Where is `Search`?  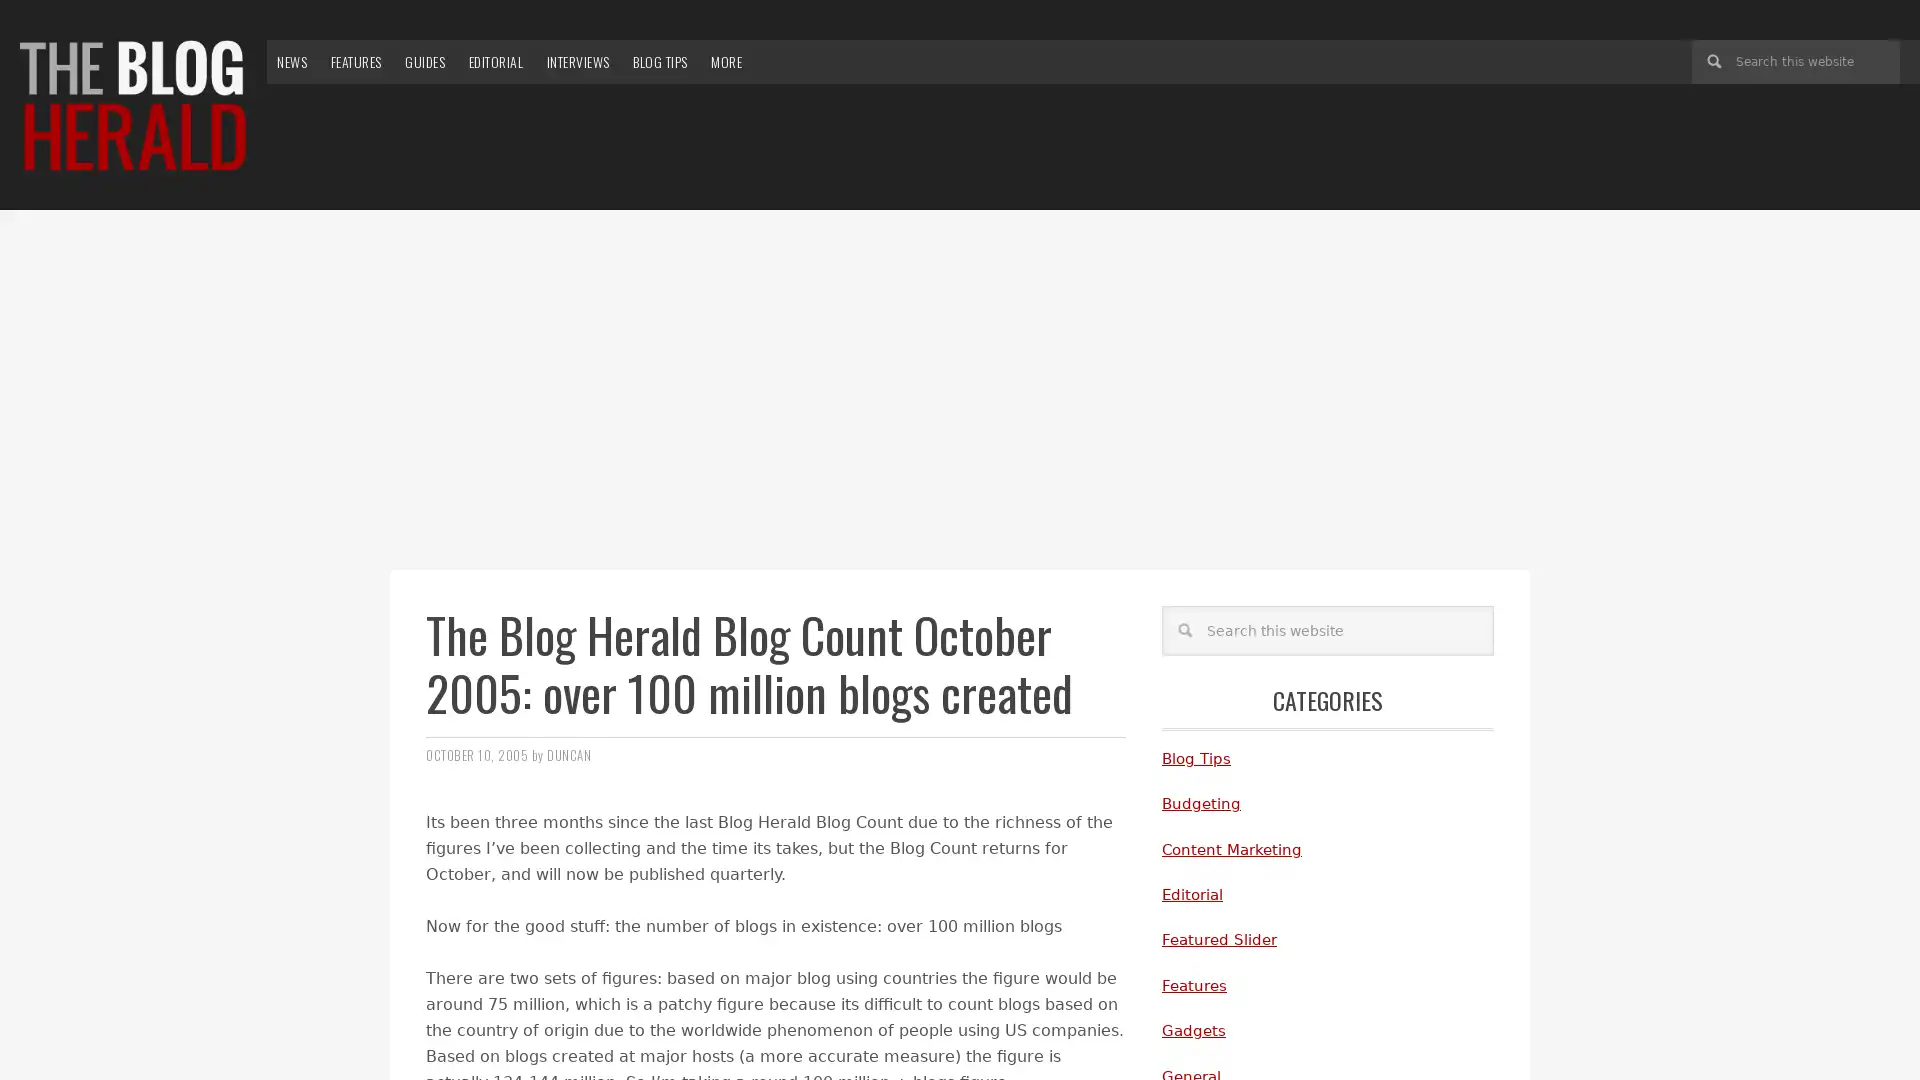 Search is located at coordinates (1493, 603).